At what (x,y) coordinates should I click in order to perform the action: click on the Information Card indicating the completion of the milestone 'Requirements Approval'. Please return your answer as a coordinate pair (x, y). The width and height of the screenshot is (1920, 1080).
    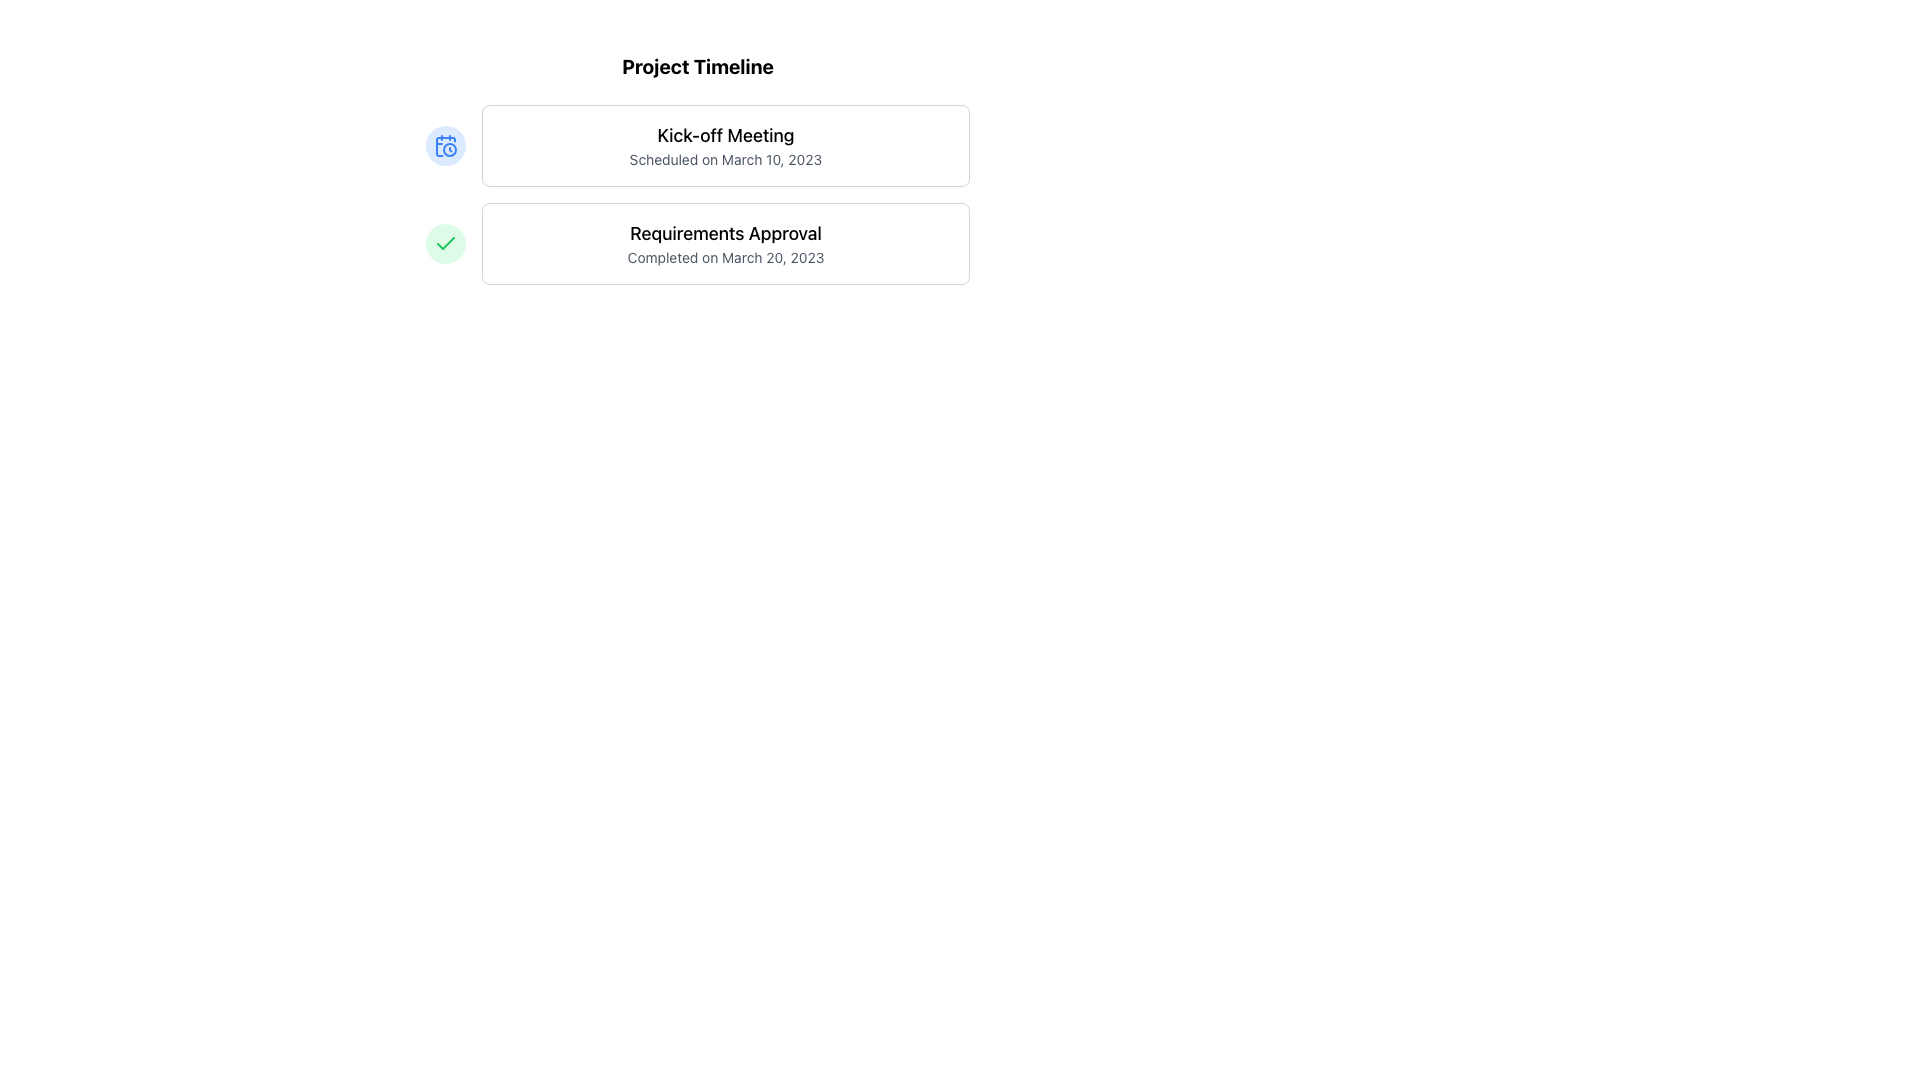
    Looking at the image, I should click on (697, 242).